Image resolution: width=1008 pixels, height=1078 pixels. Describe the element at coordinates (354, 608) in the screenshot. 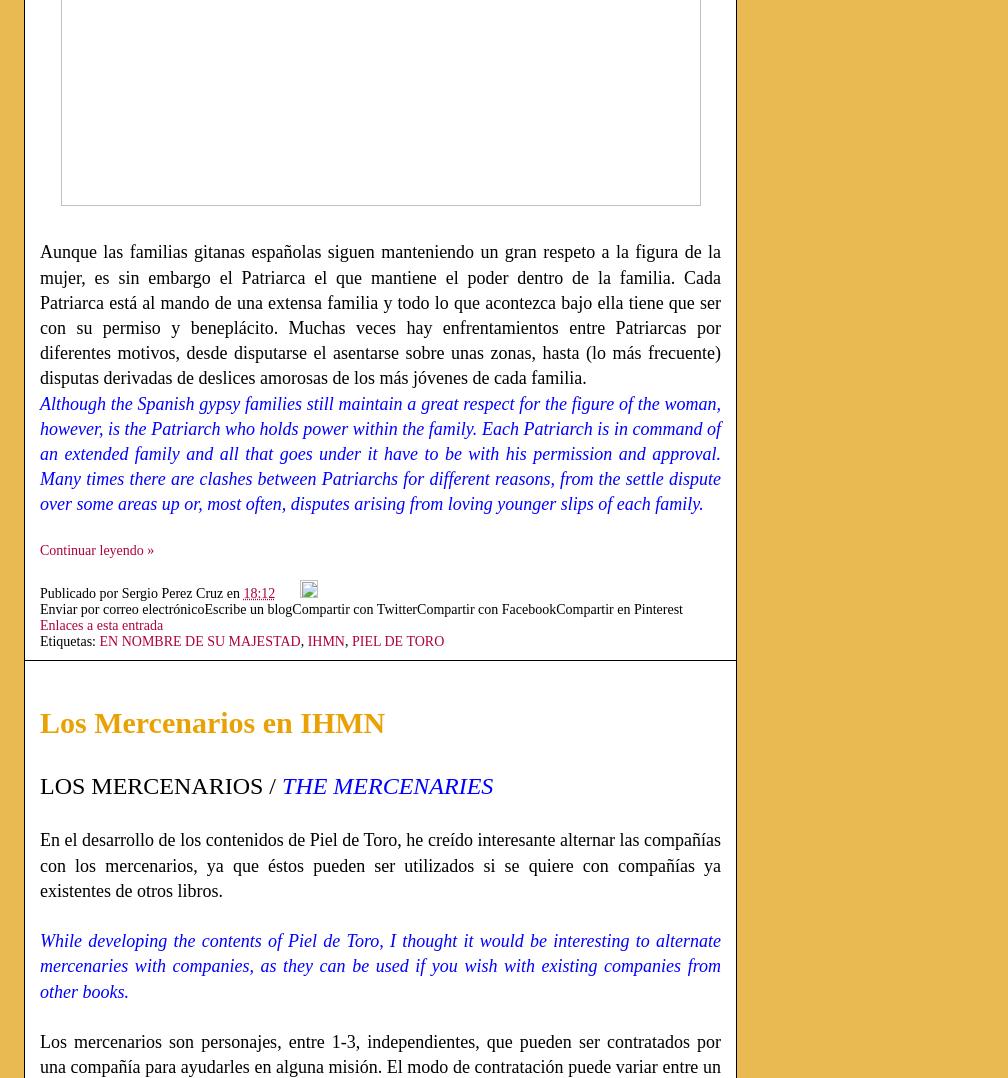

I see `'Compartir con Twitter'` at that location.